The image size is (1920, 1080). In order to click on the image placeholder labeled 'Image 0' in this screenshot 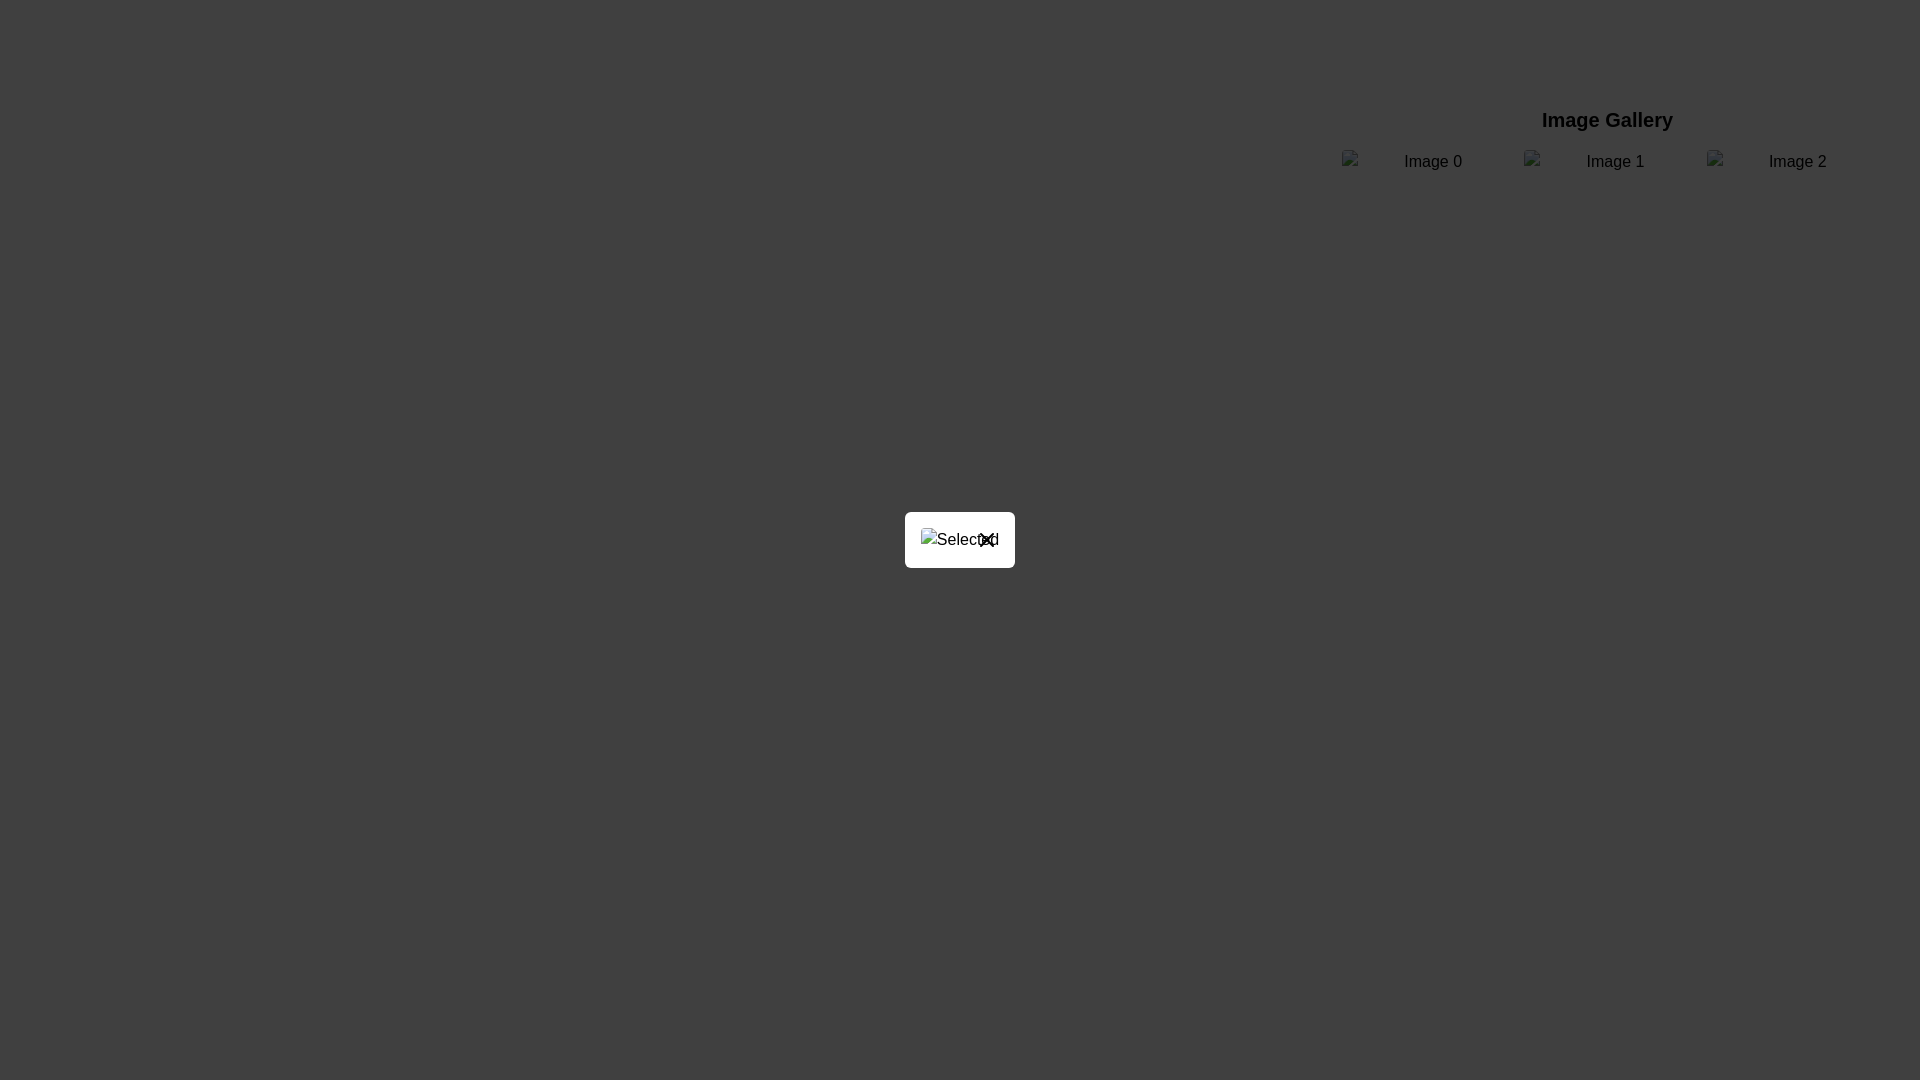, I will do `click(1424, 161)`.